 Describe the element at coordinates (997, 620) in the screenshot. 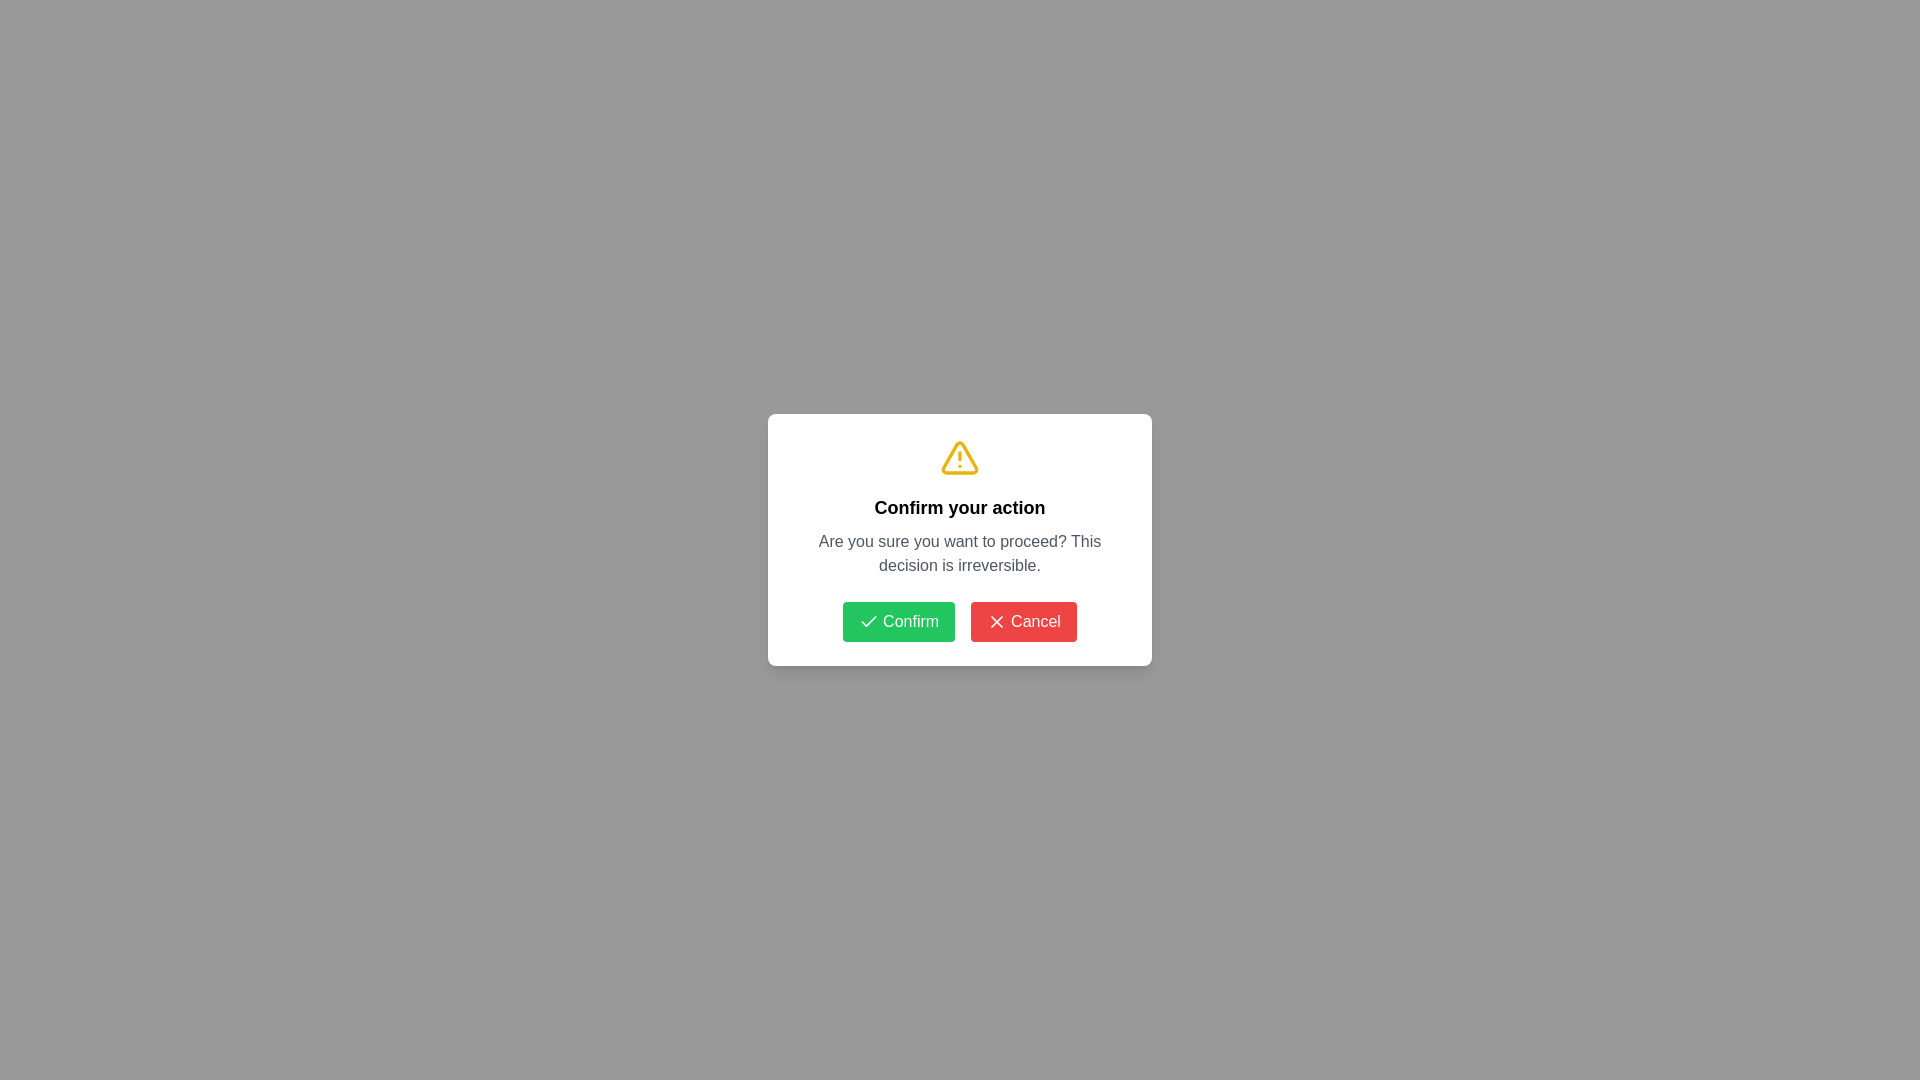

I see `the 'X' shaped icon within the 'Cancel' button` at that location.